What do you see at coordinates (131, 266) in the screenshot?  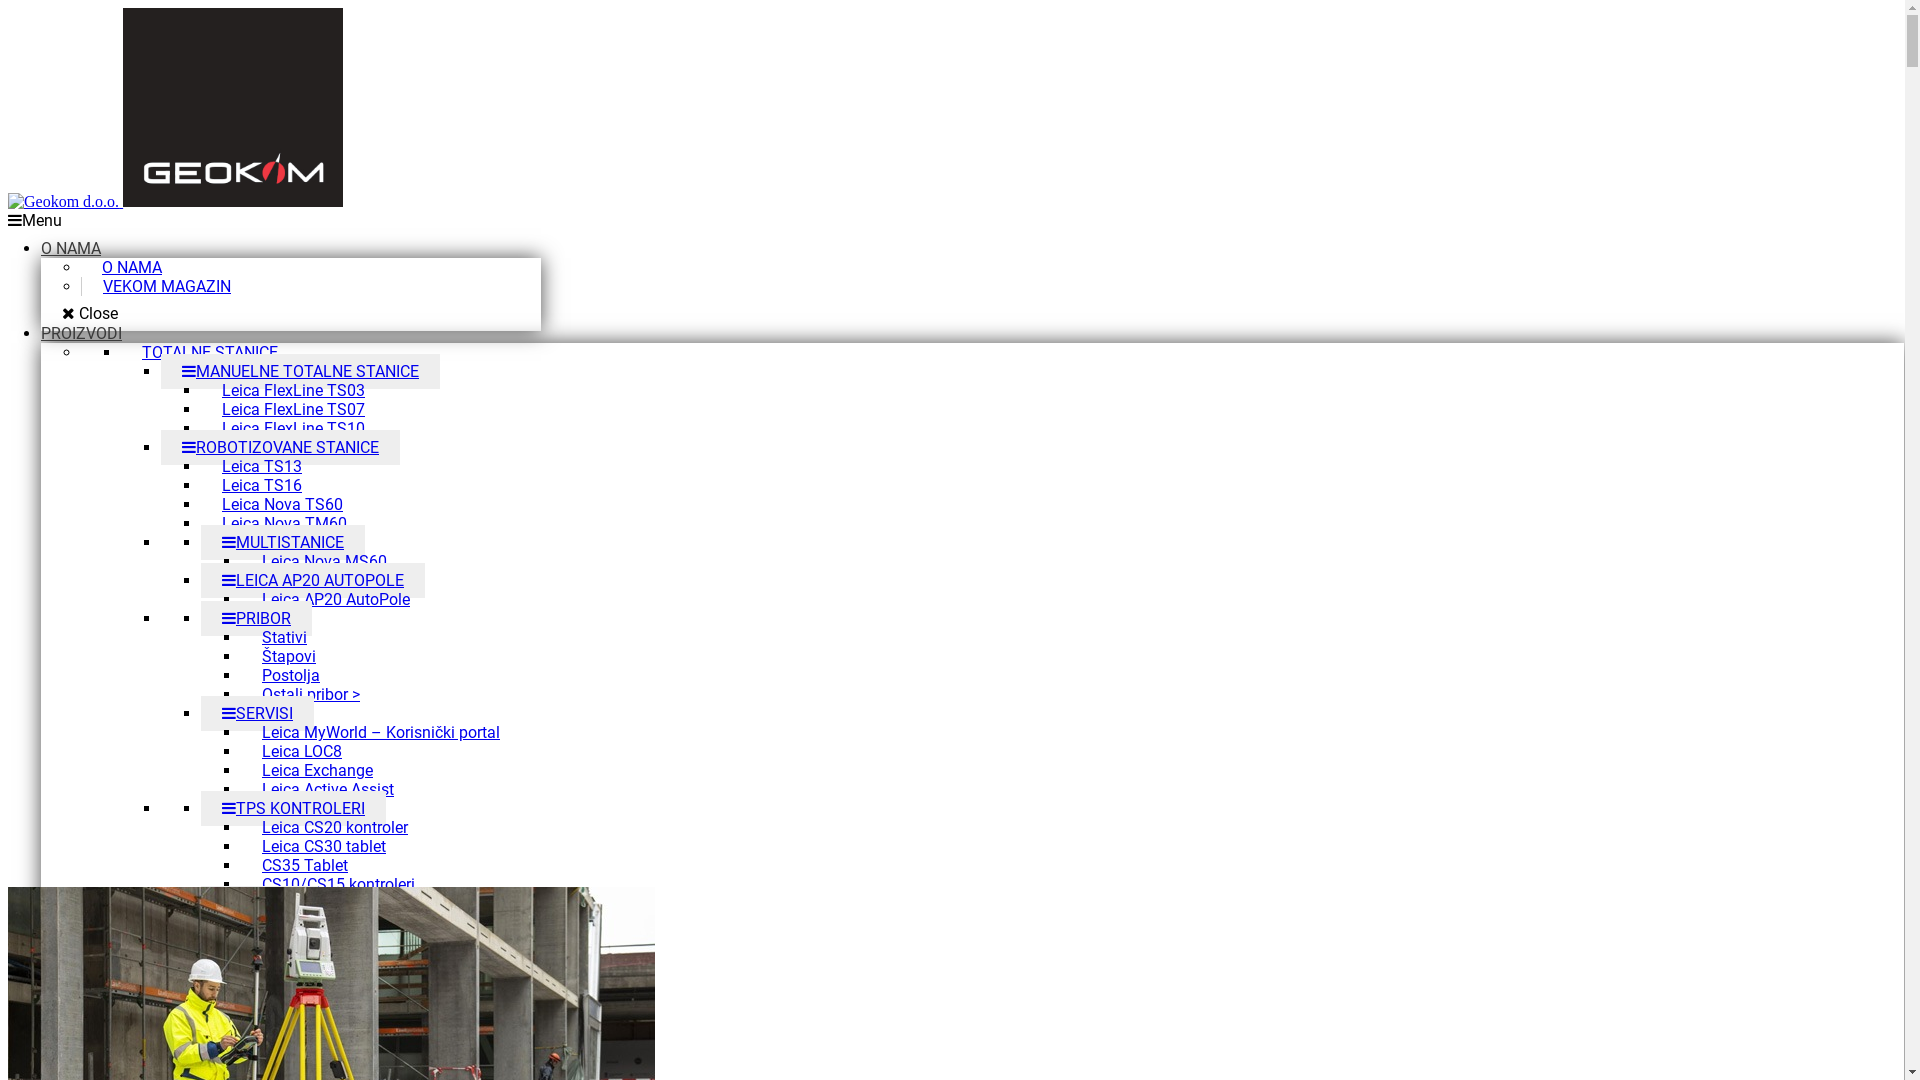 I see `'O NAMA'` at bounding box center [131, 266].